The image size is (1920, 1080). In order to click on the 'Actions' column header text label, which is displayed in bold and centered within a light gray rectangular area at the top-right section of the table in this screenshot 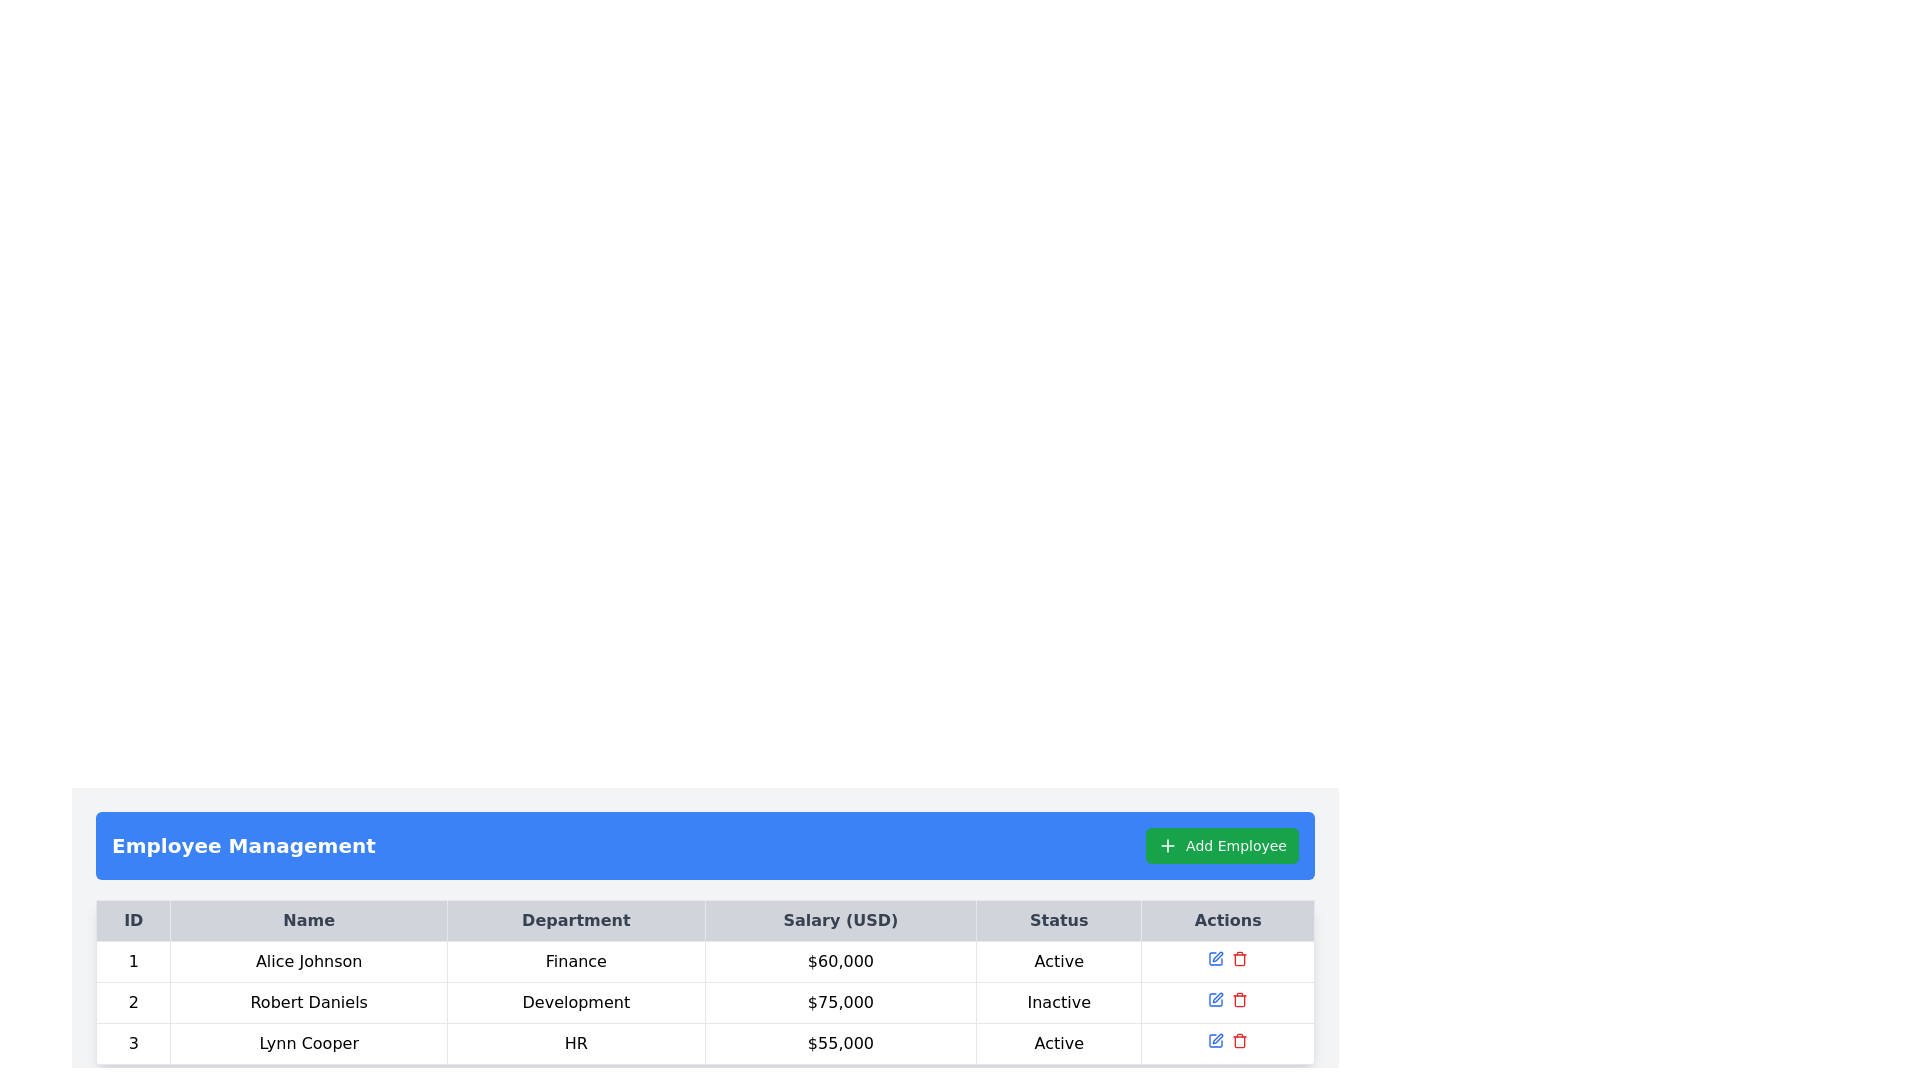, I will do `click(1227, 921)`.